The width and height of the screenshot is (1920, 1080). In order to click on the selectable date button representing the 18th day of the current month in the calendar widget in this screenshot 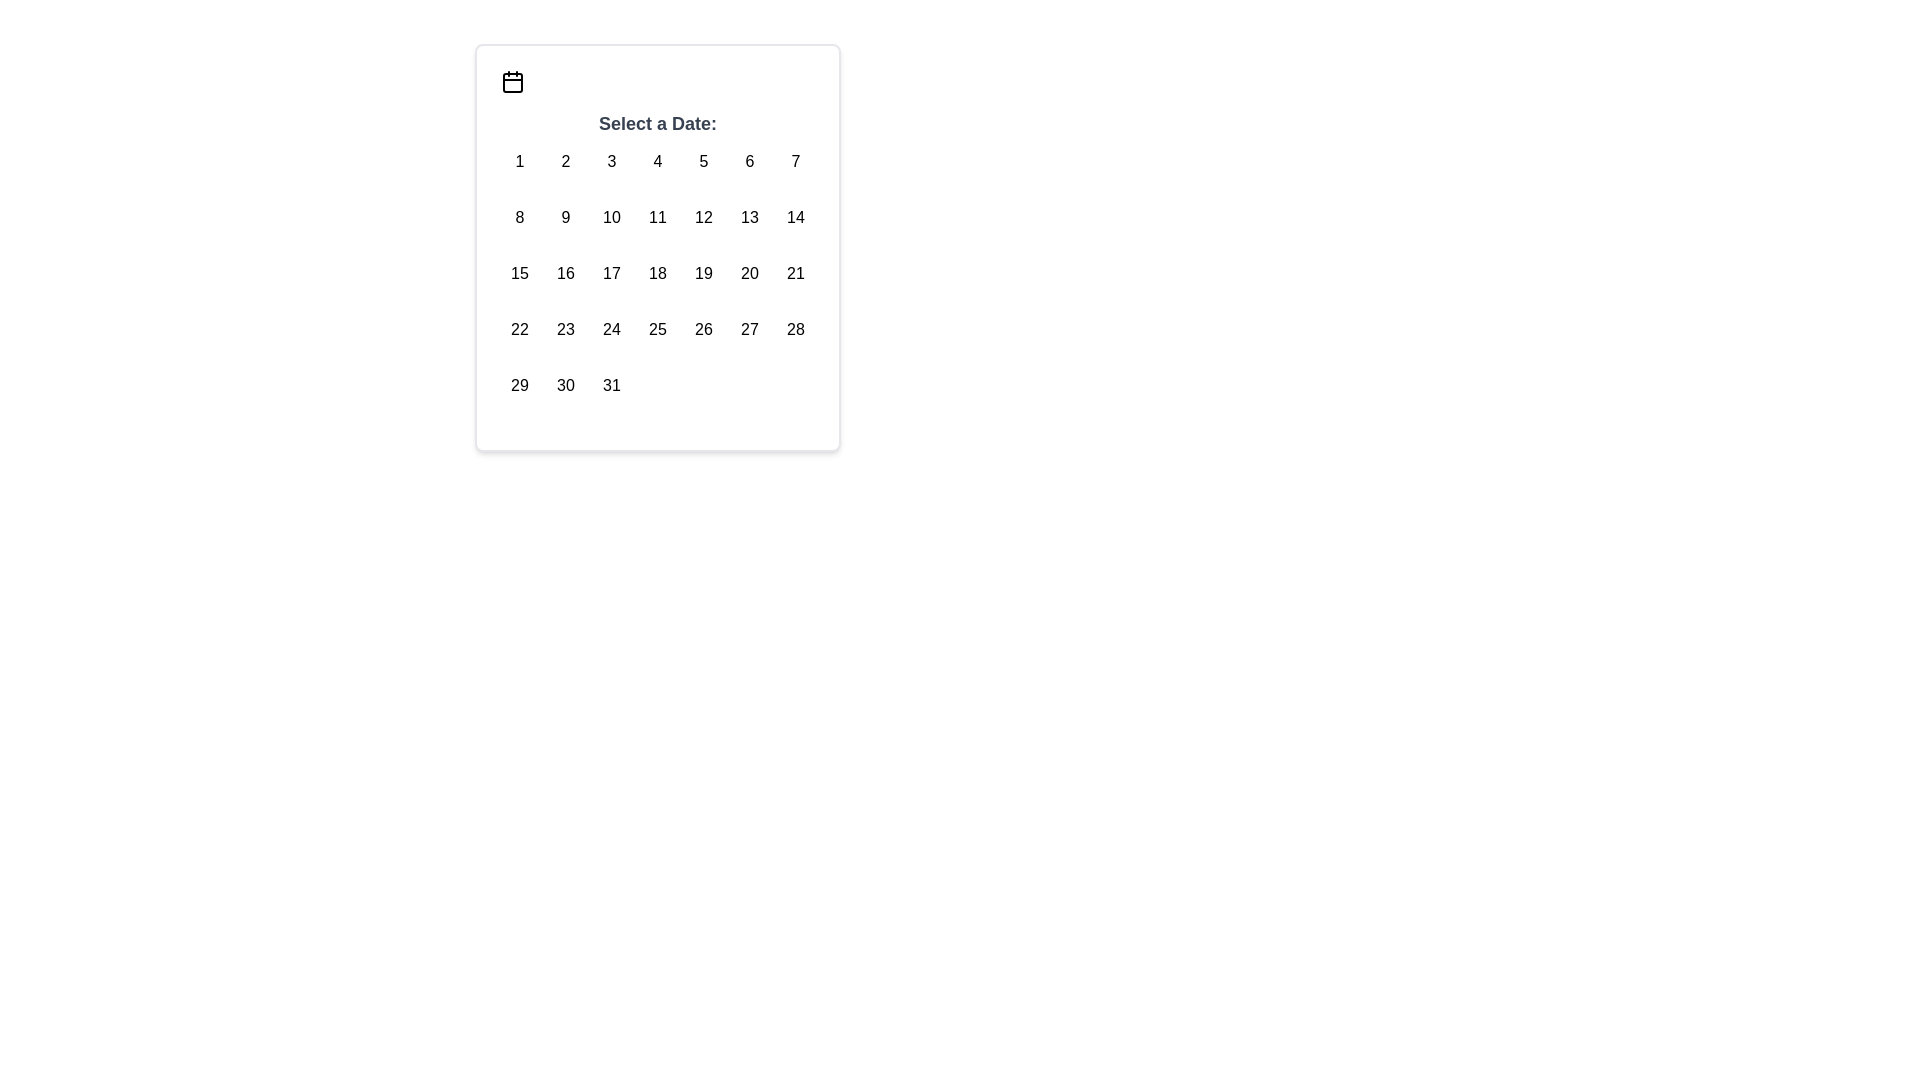, I will do `click(657, 273)`.